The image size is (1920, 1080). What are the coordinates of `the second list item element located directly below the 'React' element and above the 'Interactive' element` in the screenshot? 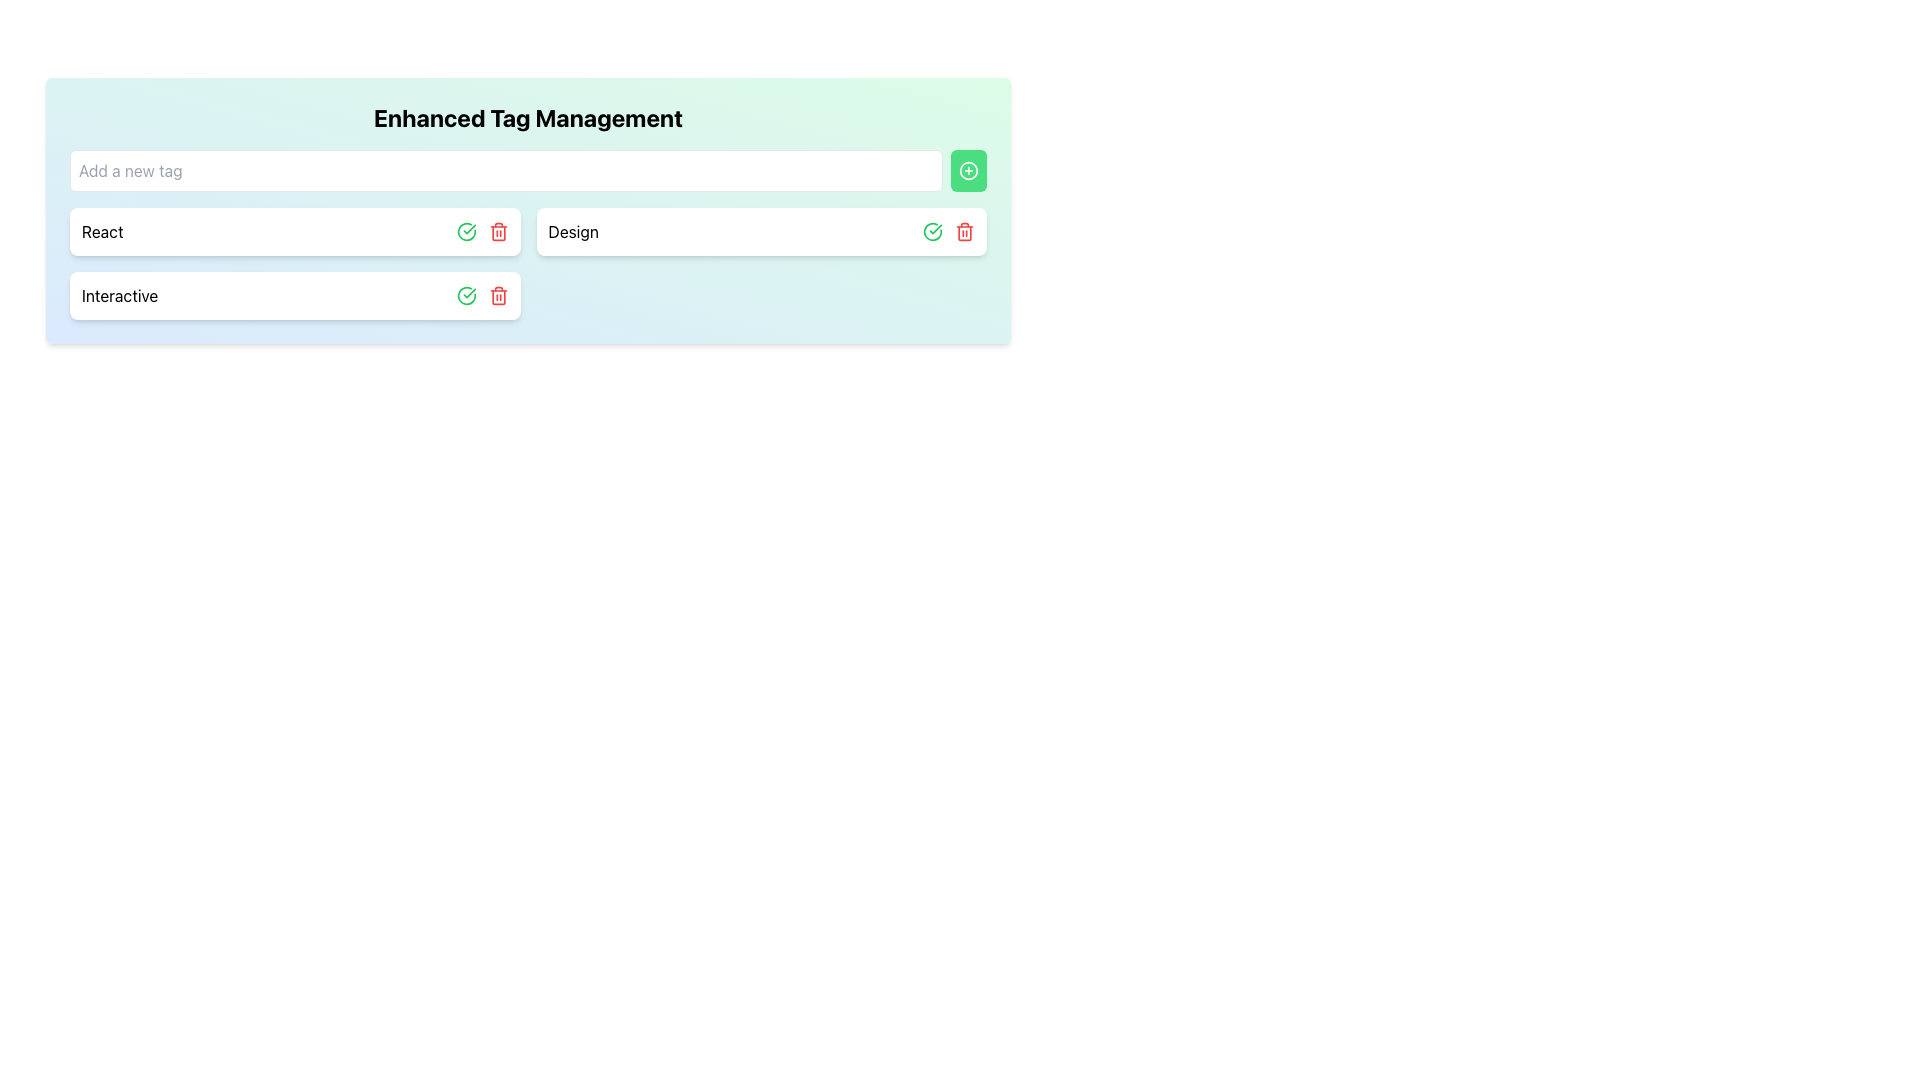 It's located at (760, 230).